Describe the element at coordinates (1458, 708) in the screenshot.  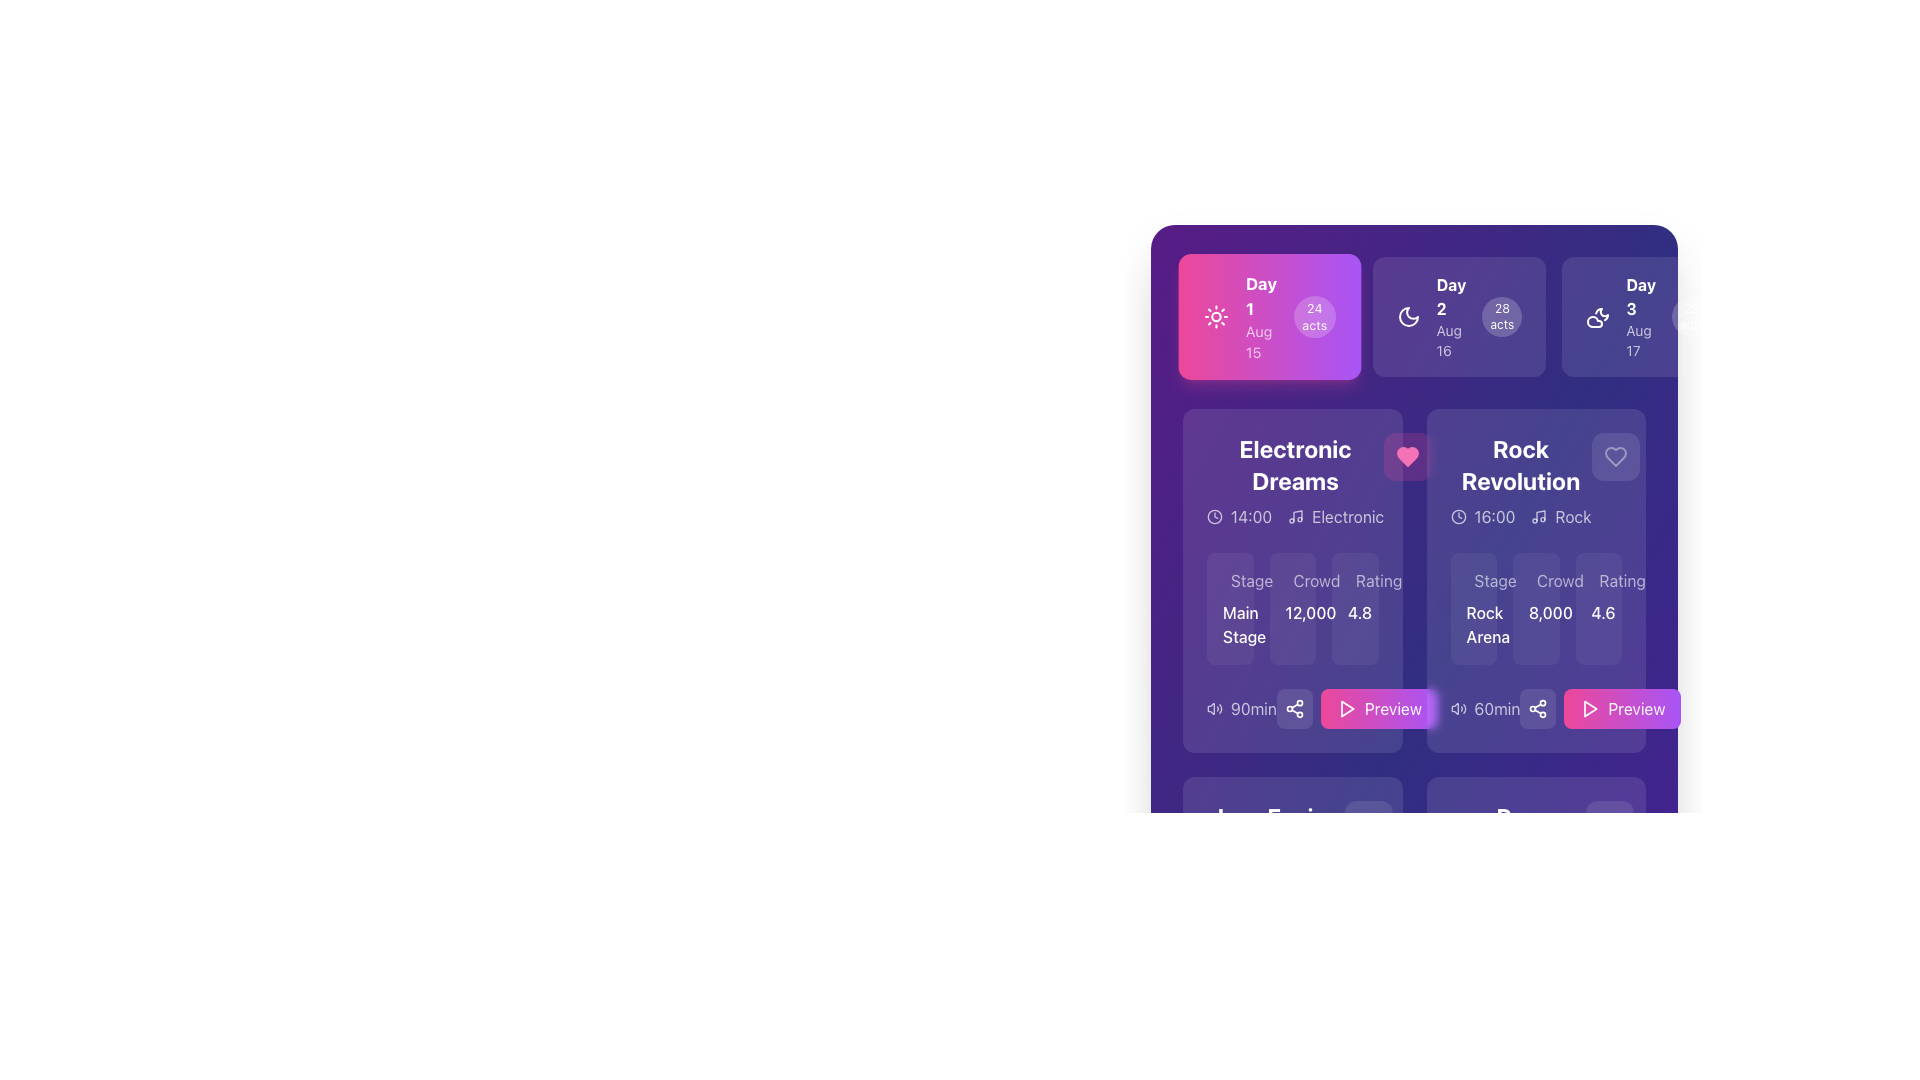
I see `the small speaker or volume icon located to the left of the '60min' text in the lower section of the 'Rock Revolution' event card` at that location.